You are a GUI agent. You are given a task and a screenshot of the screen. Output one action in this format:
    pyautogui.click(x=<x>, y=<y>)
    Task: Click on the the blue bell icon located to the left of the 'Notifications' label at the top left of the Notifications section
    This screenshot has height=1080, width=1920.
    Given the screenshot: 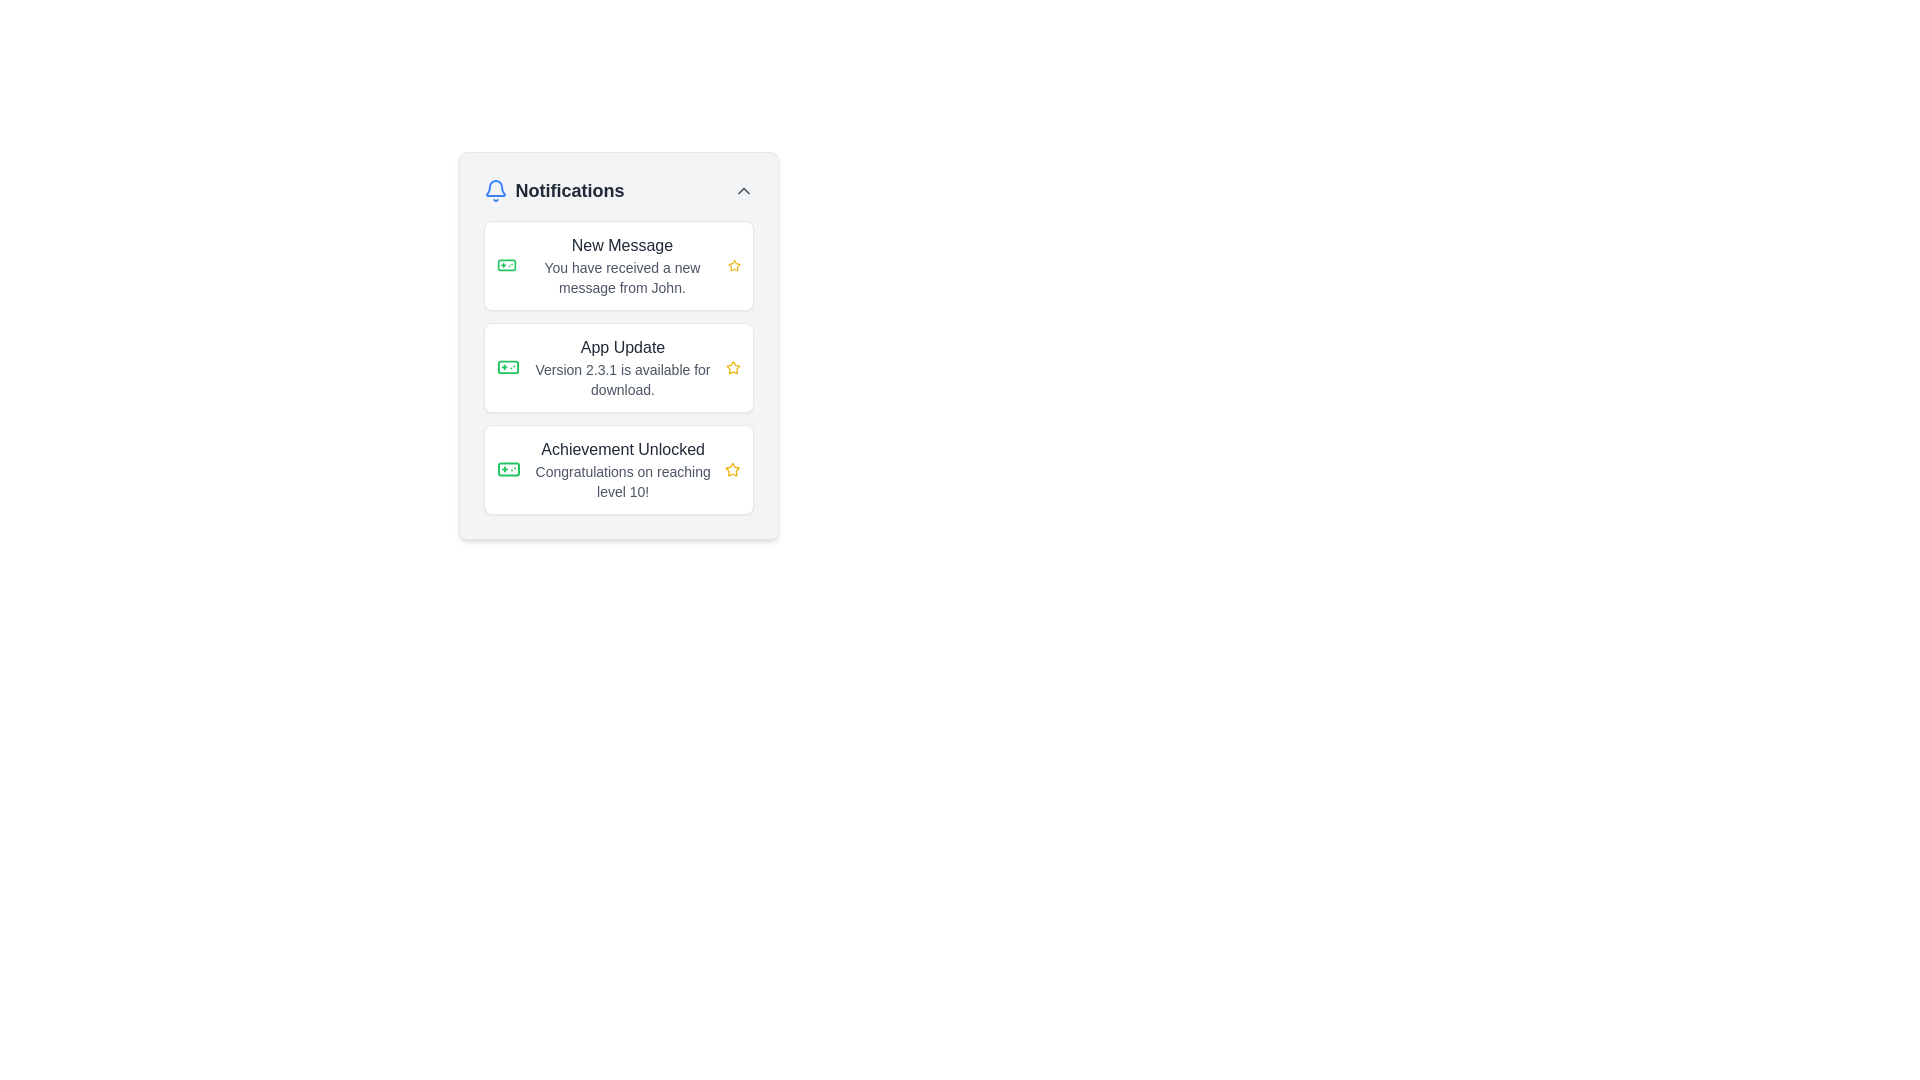 What is the action you would take?
    pyautogui.click(x=495, y=191)
    